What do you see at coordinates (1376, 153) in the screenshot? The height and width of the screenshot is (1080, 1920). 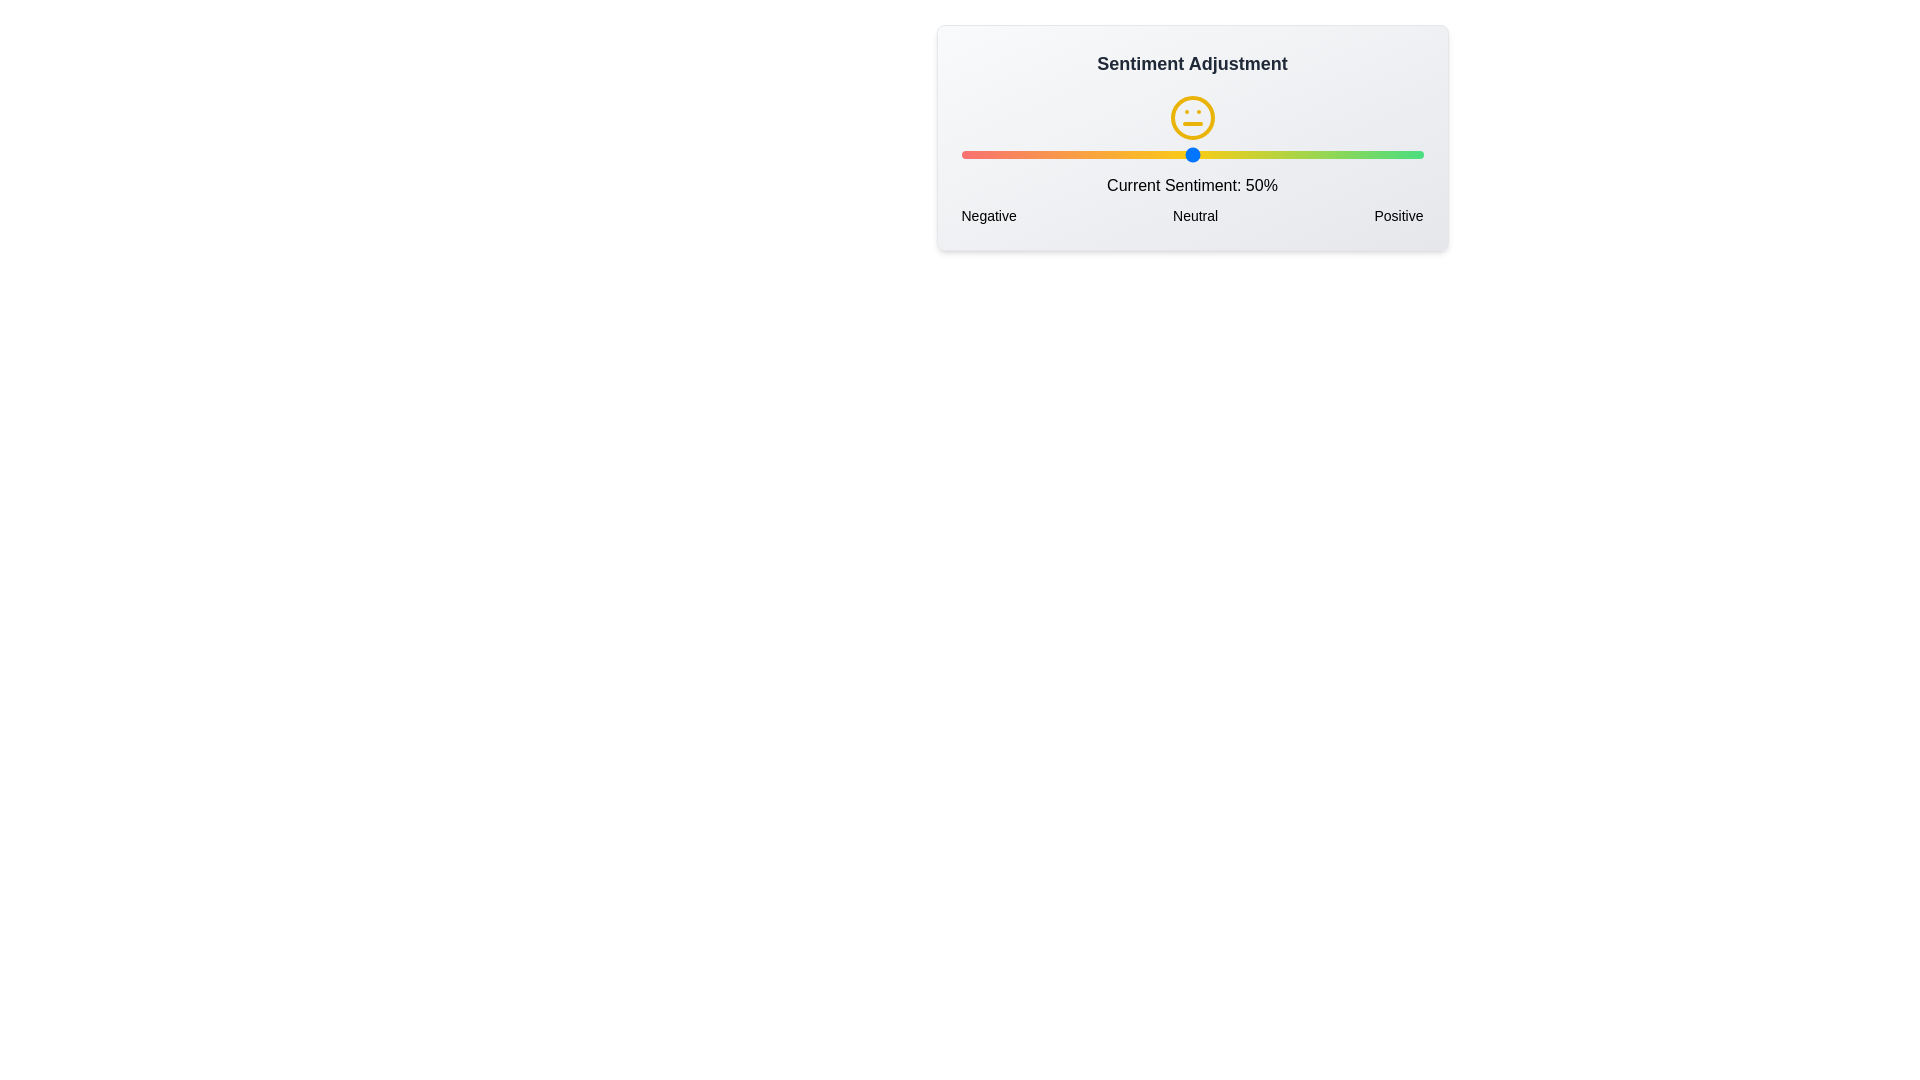 I see `the sentiment slider to 90% to observe the corresponding sentiment icon` at bounding box center [1376, 153].